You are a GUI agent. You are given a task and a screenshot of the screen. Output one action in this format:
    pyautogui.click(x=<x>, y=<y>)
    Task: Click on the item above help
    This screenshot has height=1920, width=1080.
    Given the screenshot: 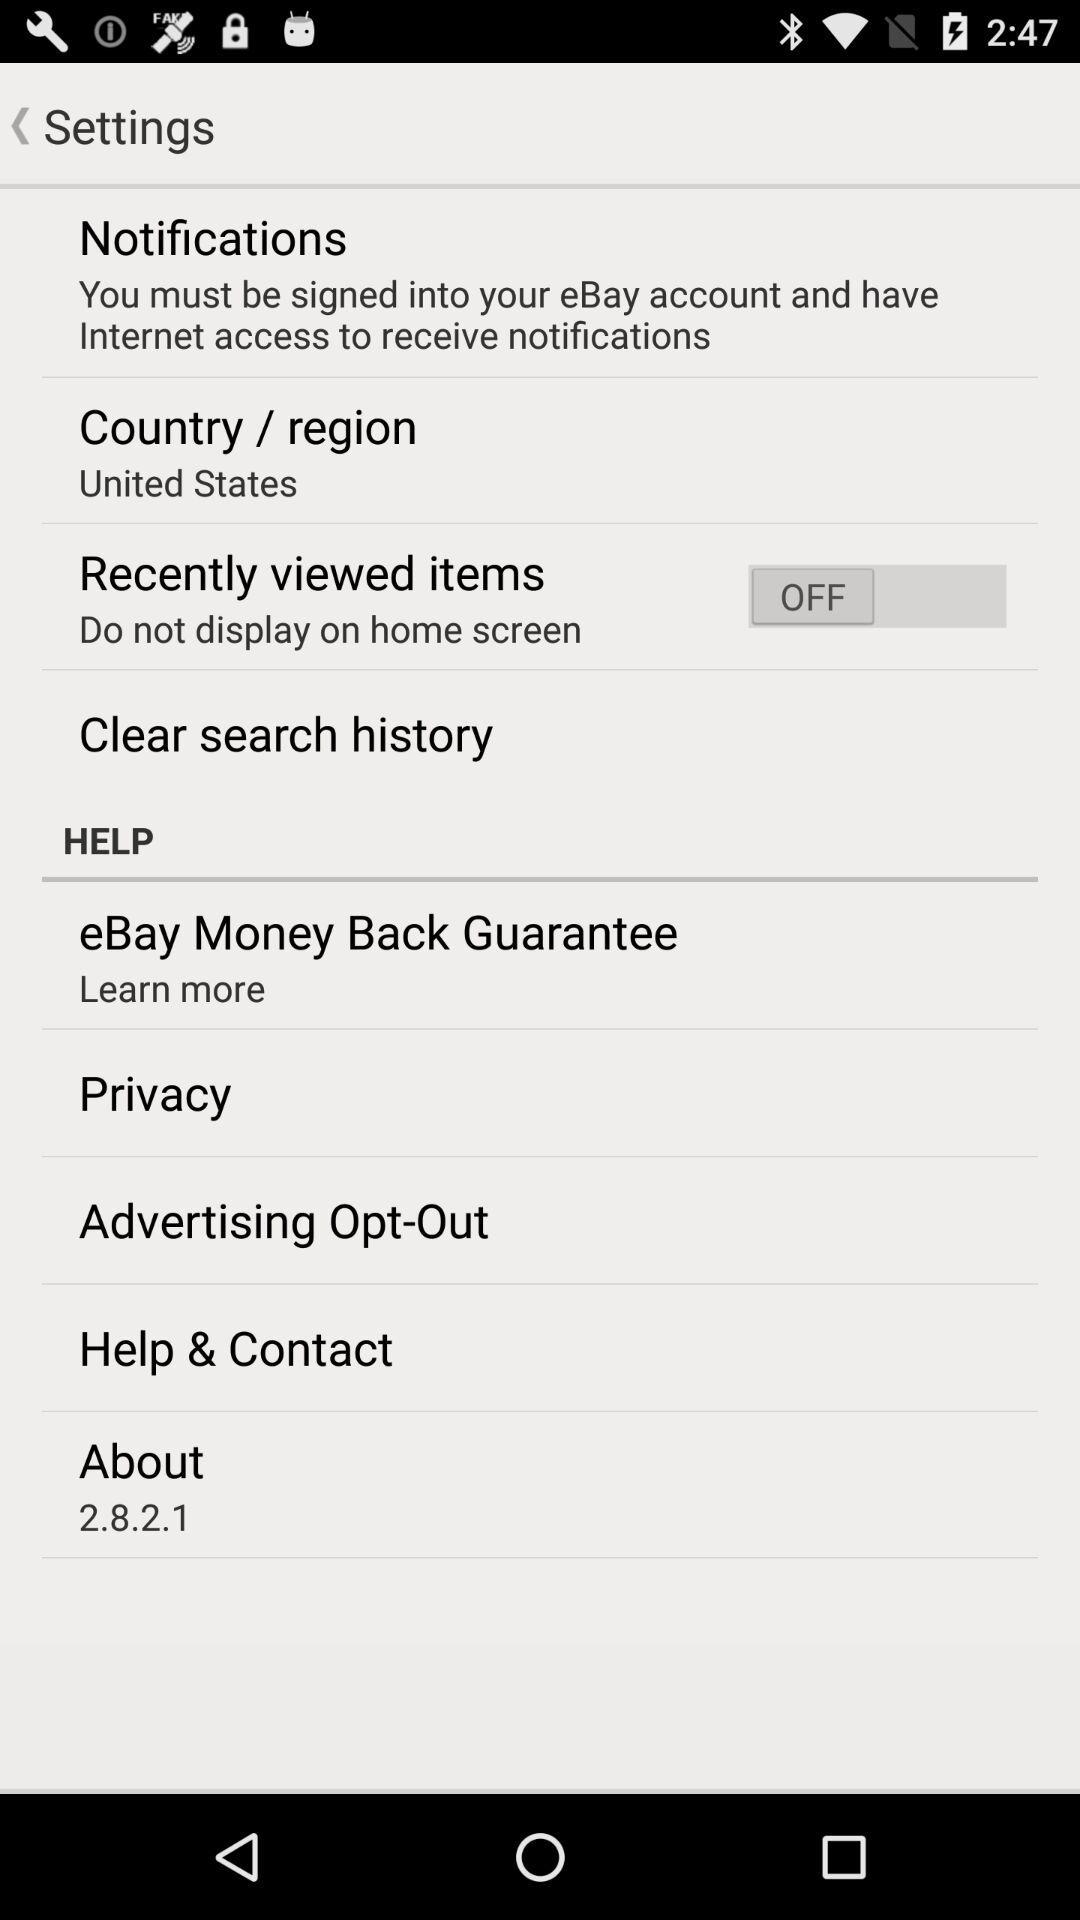 What is the action you would take?
    pyautogui.click(x=876, y=595)
    